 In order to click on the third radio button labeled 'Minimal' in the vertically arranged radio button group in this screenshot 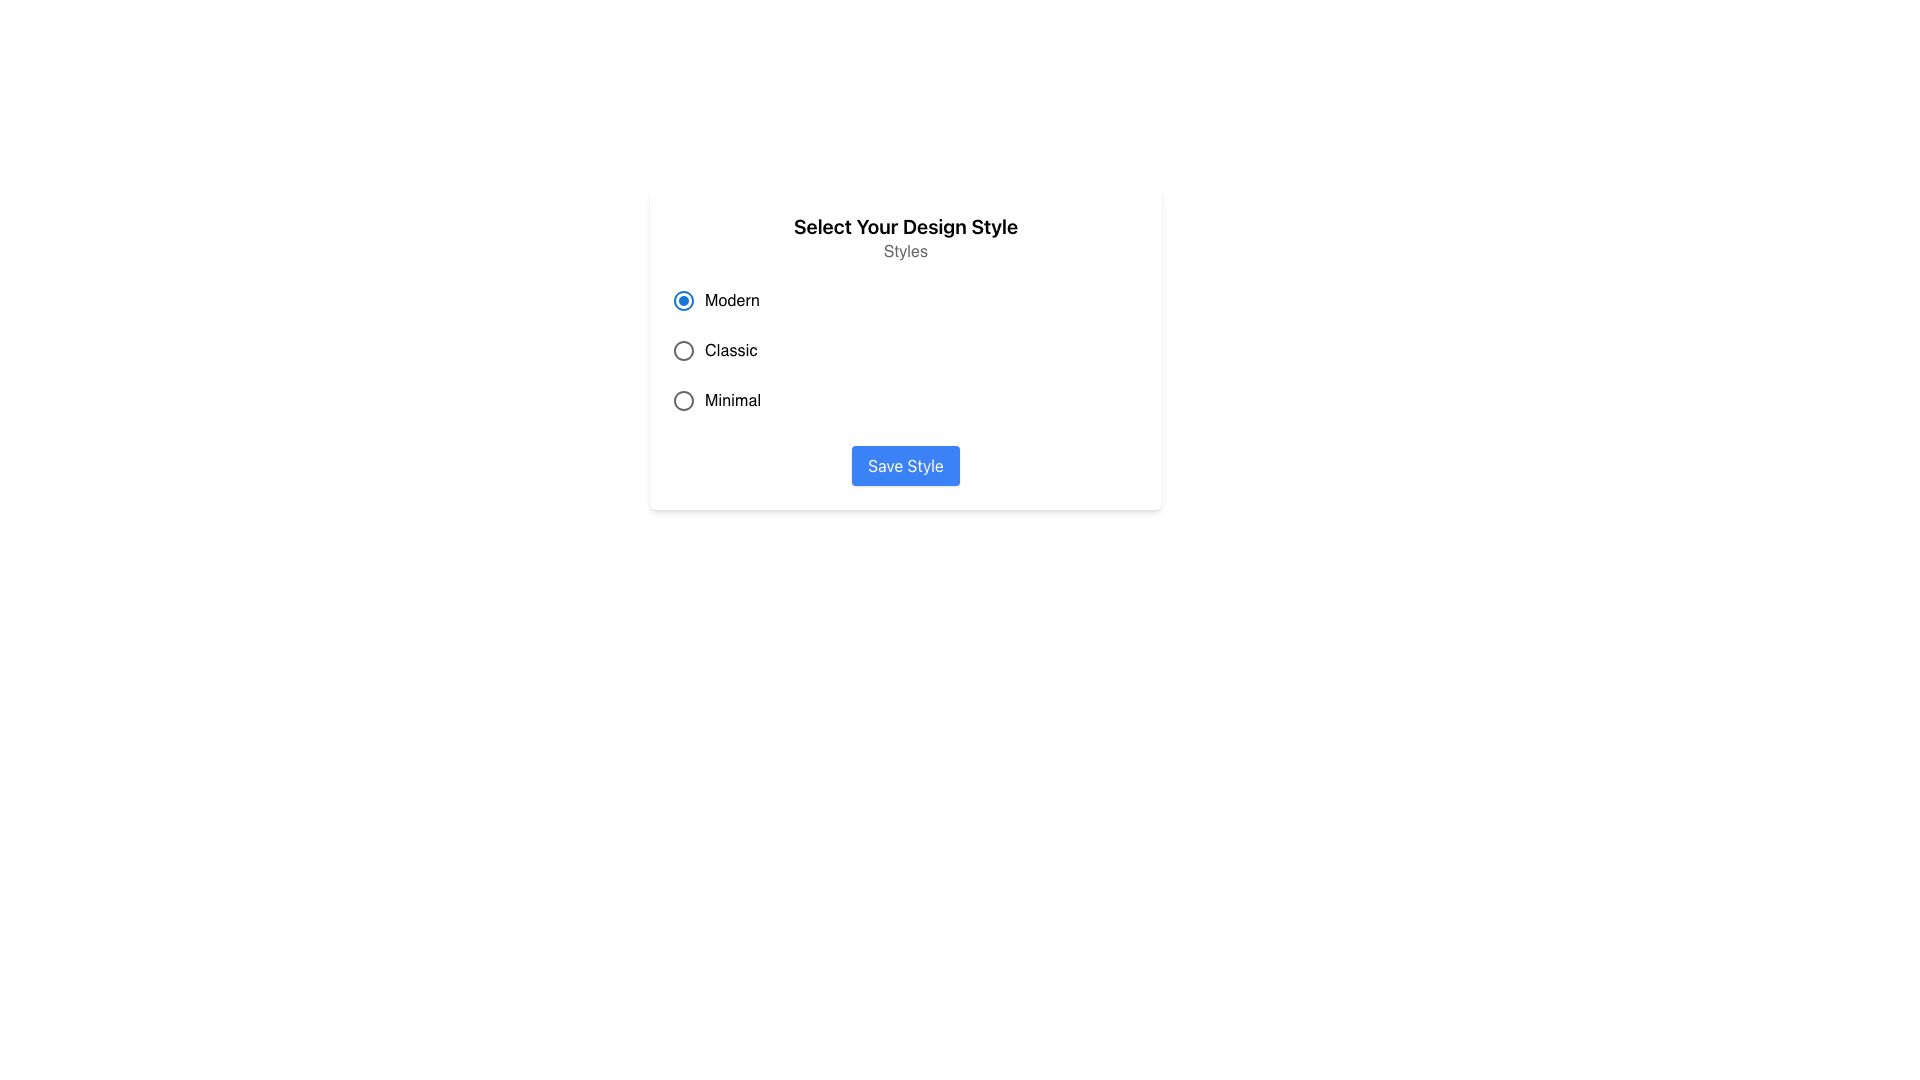, I will do `click(891, 401)`.